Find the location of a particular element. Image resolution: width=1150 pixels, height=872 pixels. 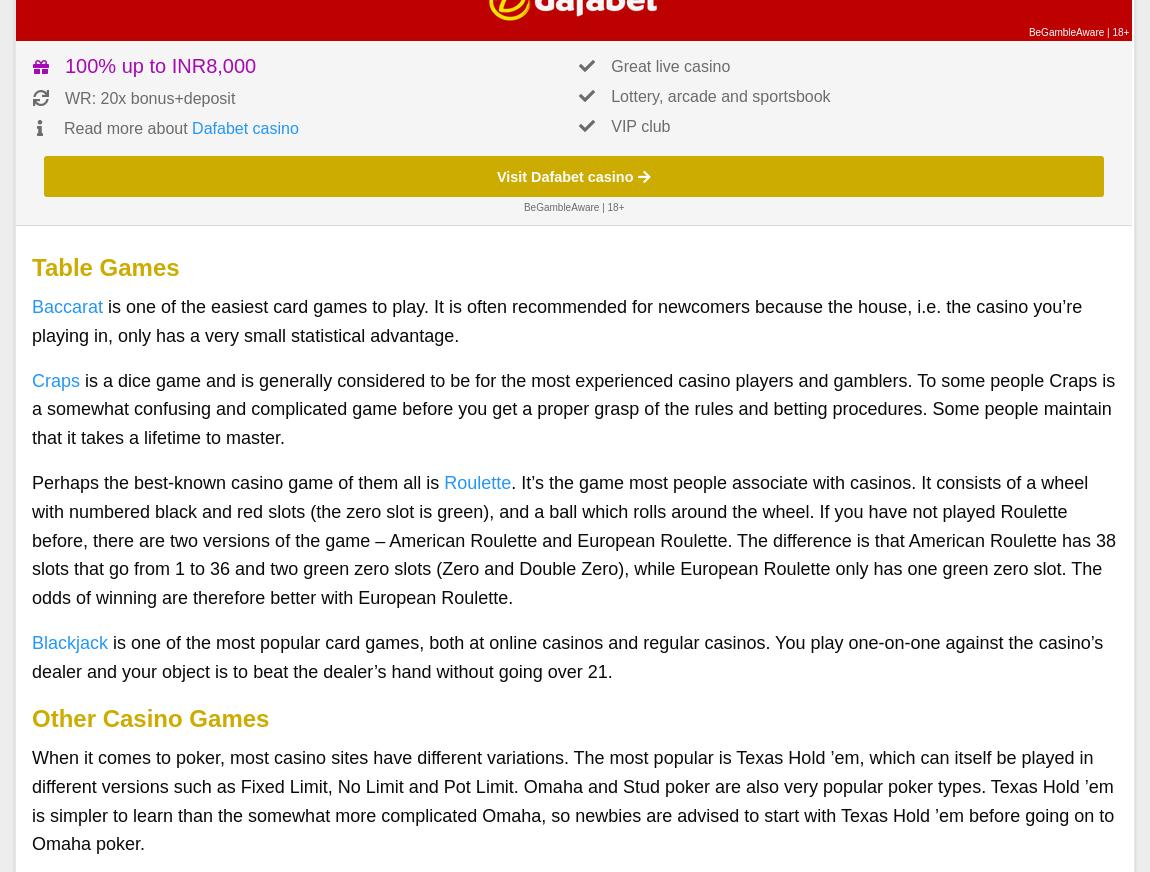

'WR: 20x bonus+deposit' is located at coordinates (63, 97).